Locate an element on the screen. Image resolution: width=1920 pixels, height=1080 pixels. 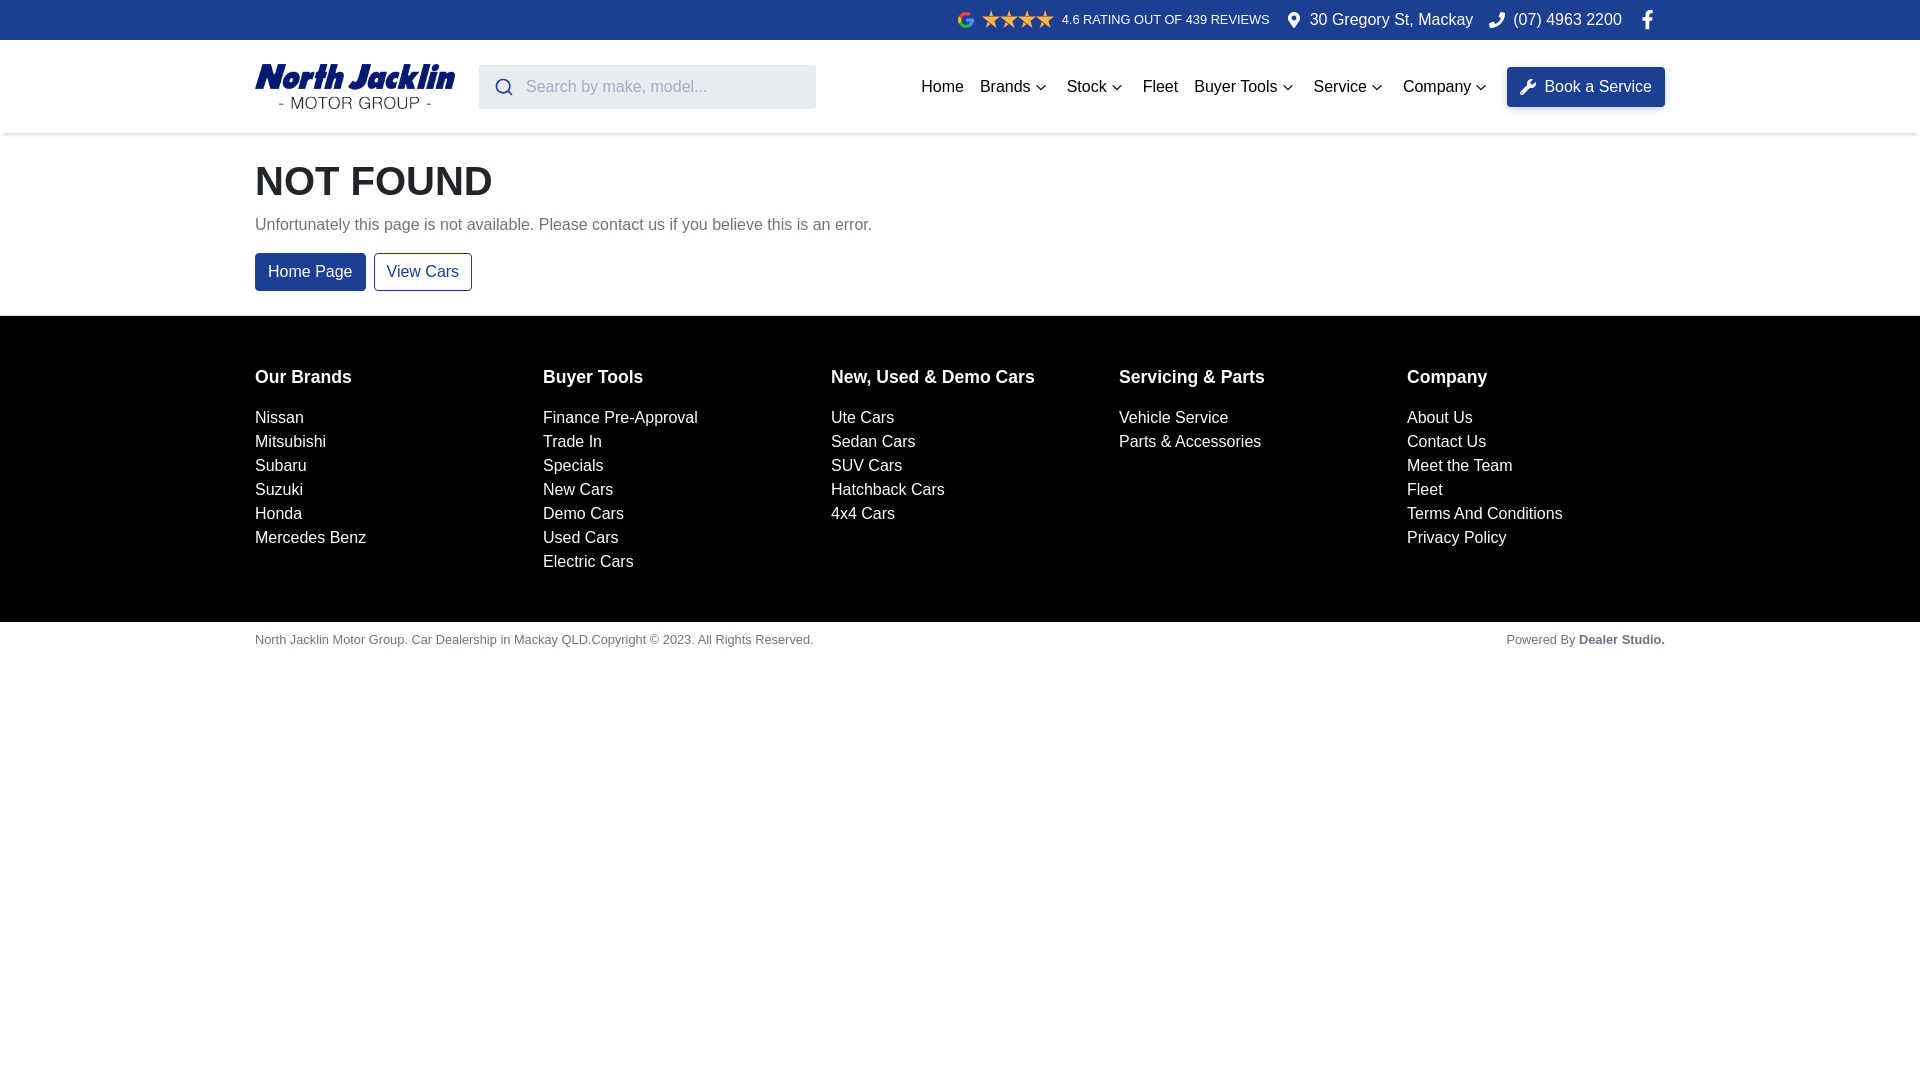
'Suzuki' is located at coordinates (277, 489).